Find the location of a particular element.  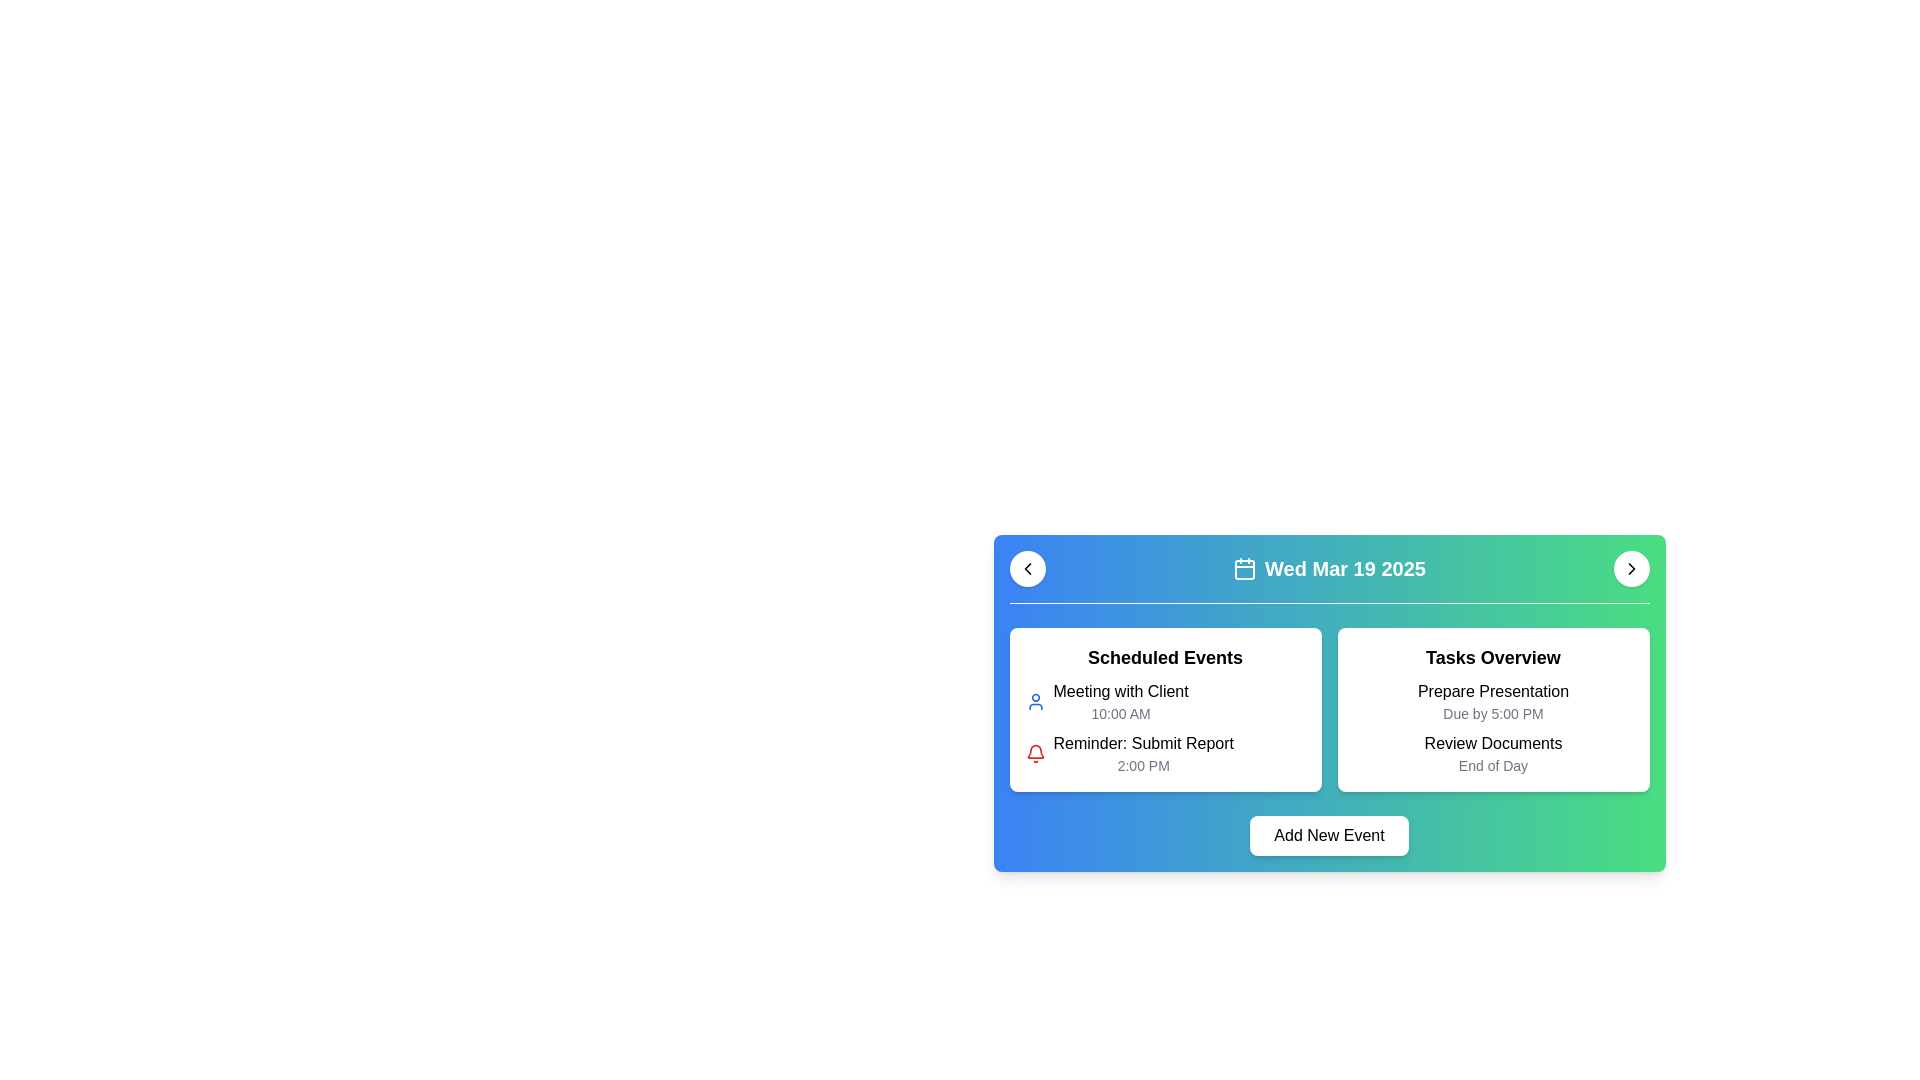

the static text label displaying the time information for the scheduled meeting titled 'Meeting with Client', which is located directly below the meeting title within the 'Scheduled Events' card is located at coordinates (1121, 712).